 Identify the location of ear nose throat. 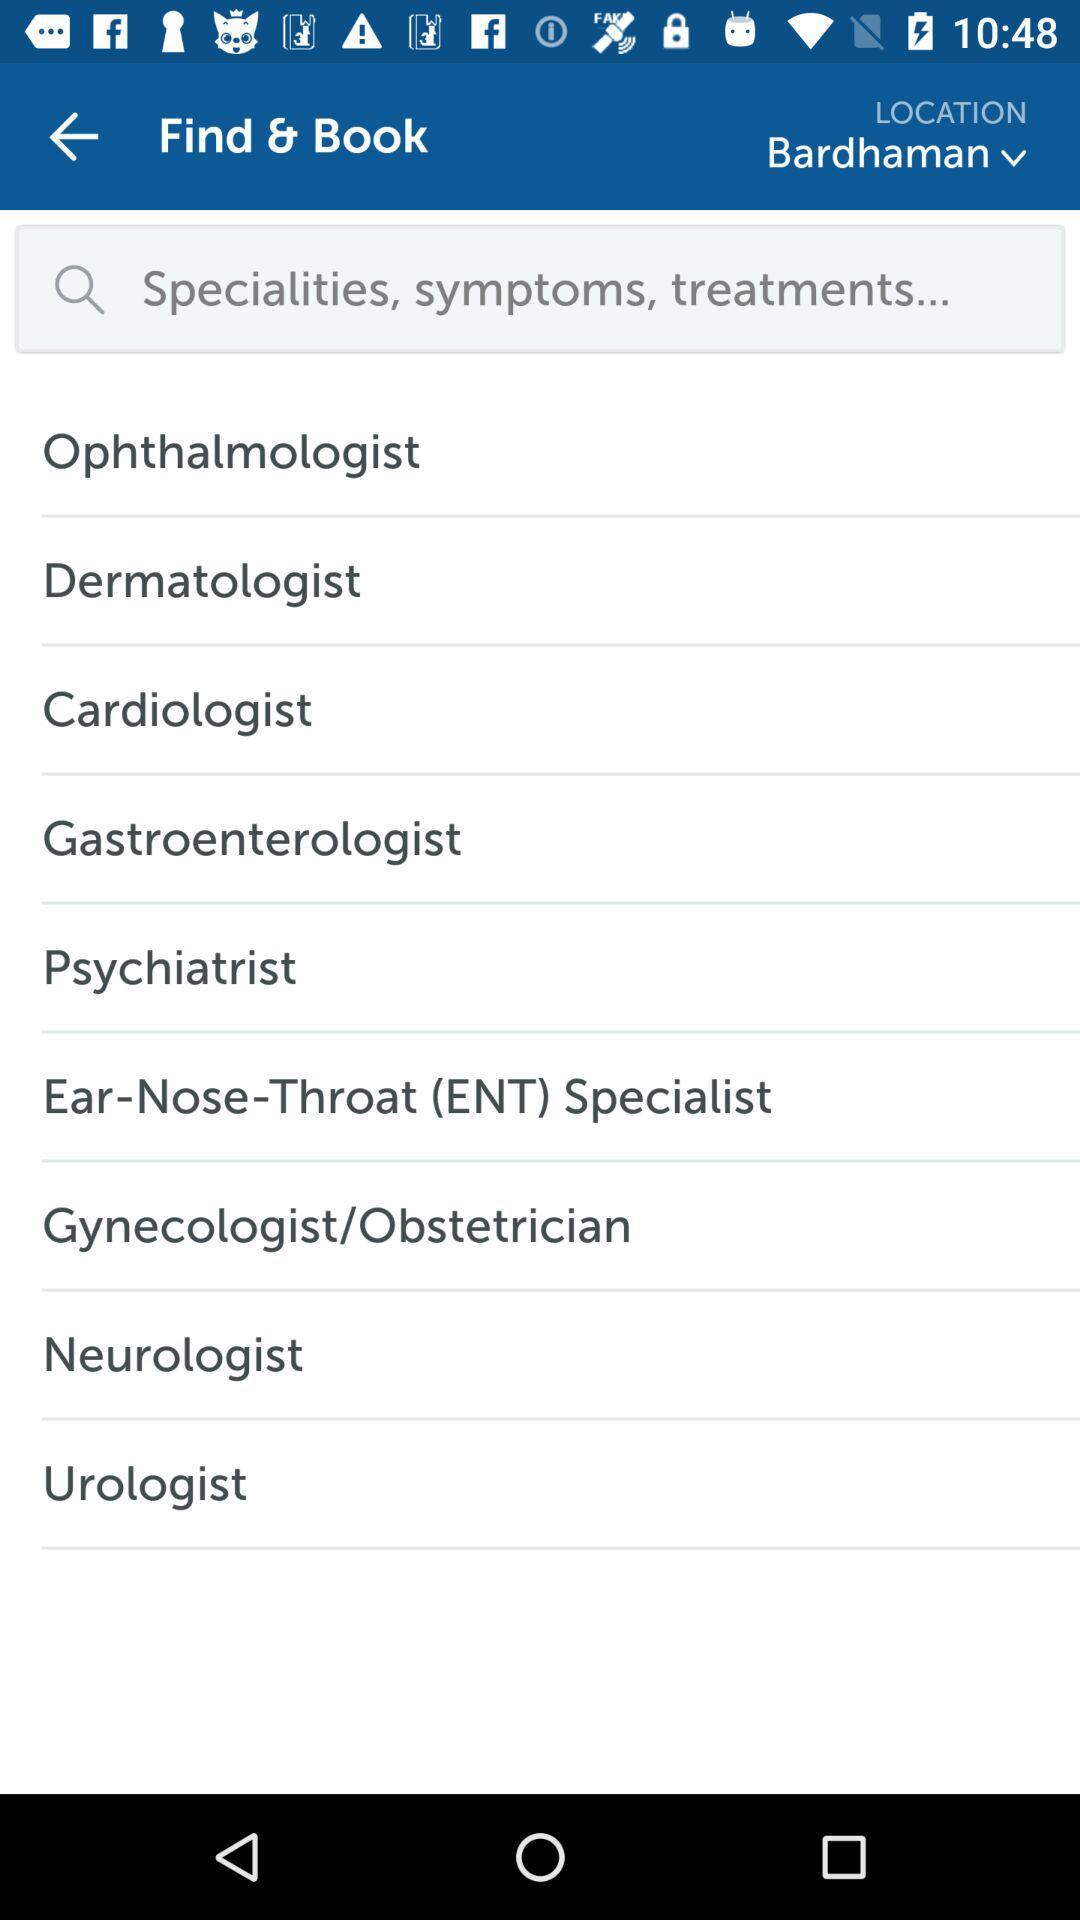
(416, 1095).